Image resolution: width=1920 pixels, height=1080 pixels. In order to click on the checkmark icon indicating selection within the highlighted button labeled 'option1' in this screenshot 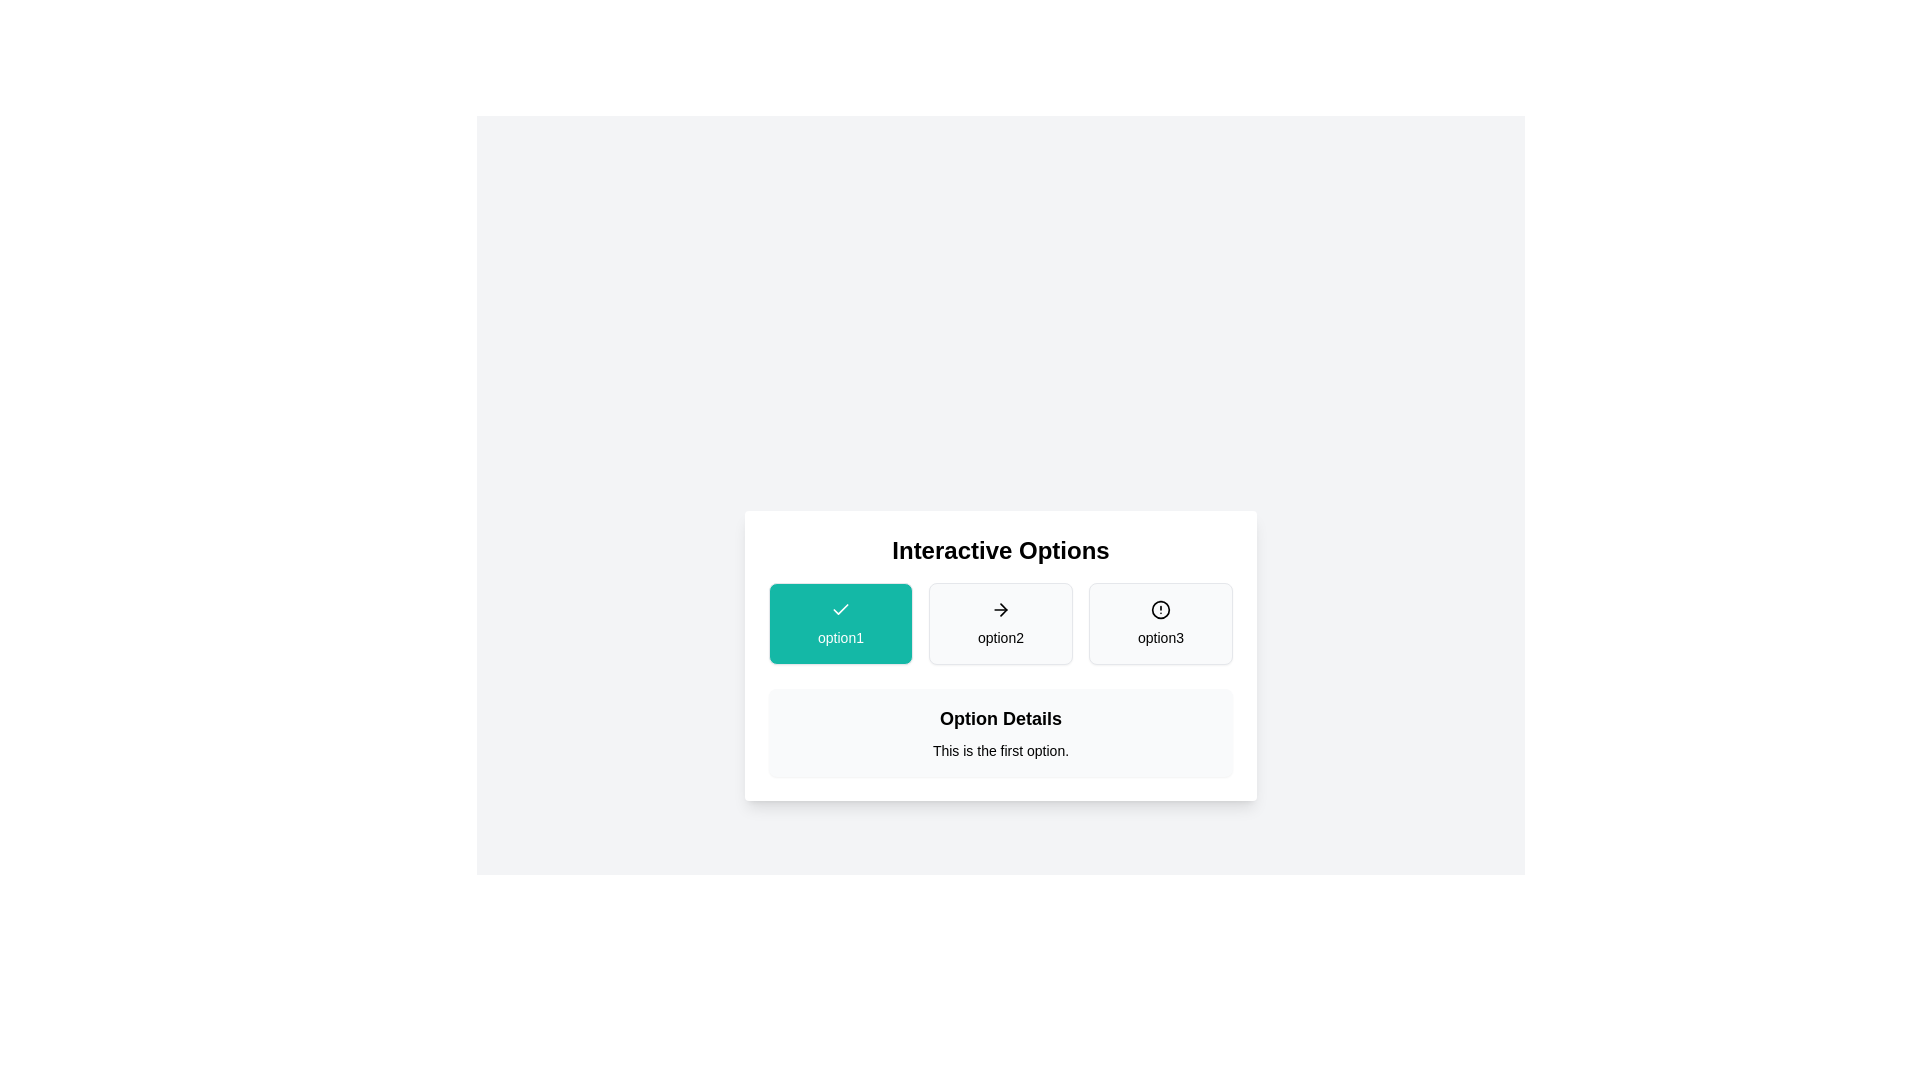, I will do `click(840, 608)`.